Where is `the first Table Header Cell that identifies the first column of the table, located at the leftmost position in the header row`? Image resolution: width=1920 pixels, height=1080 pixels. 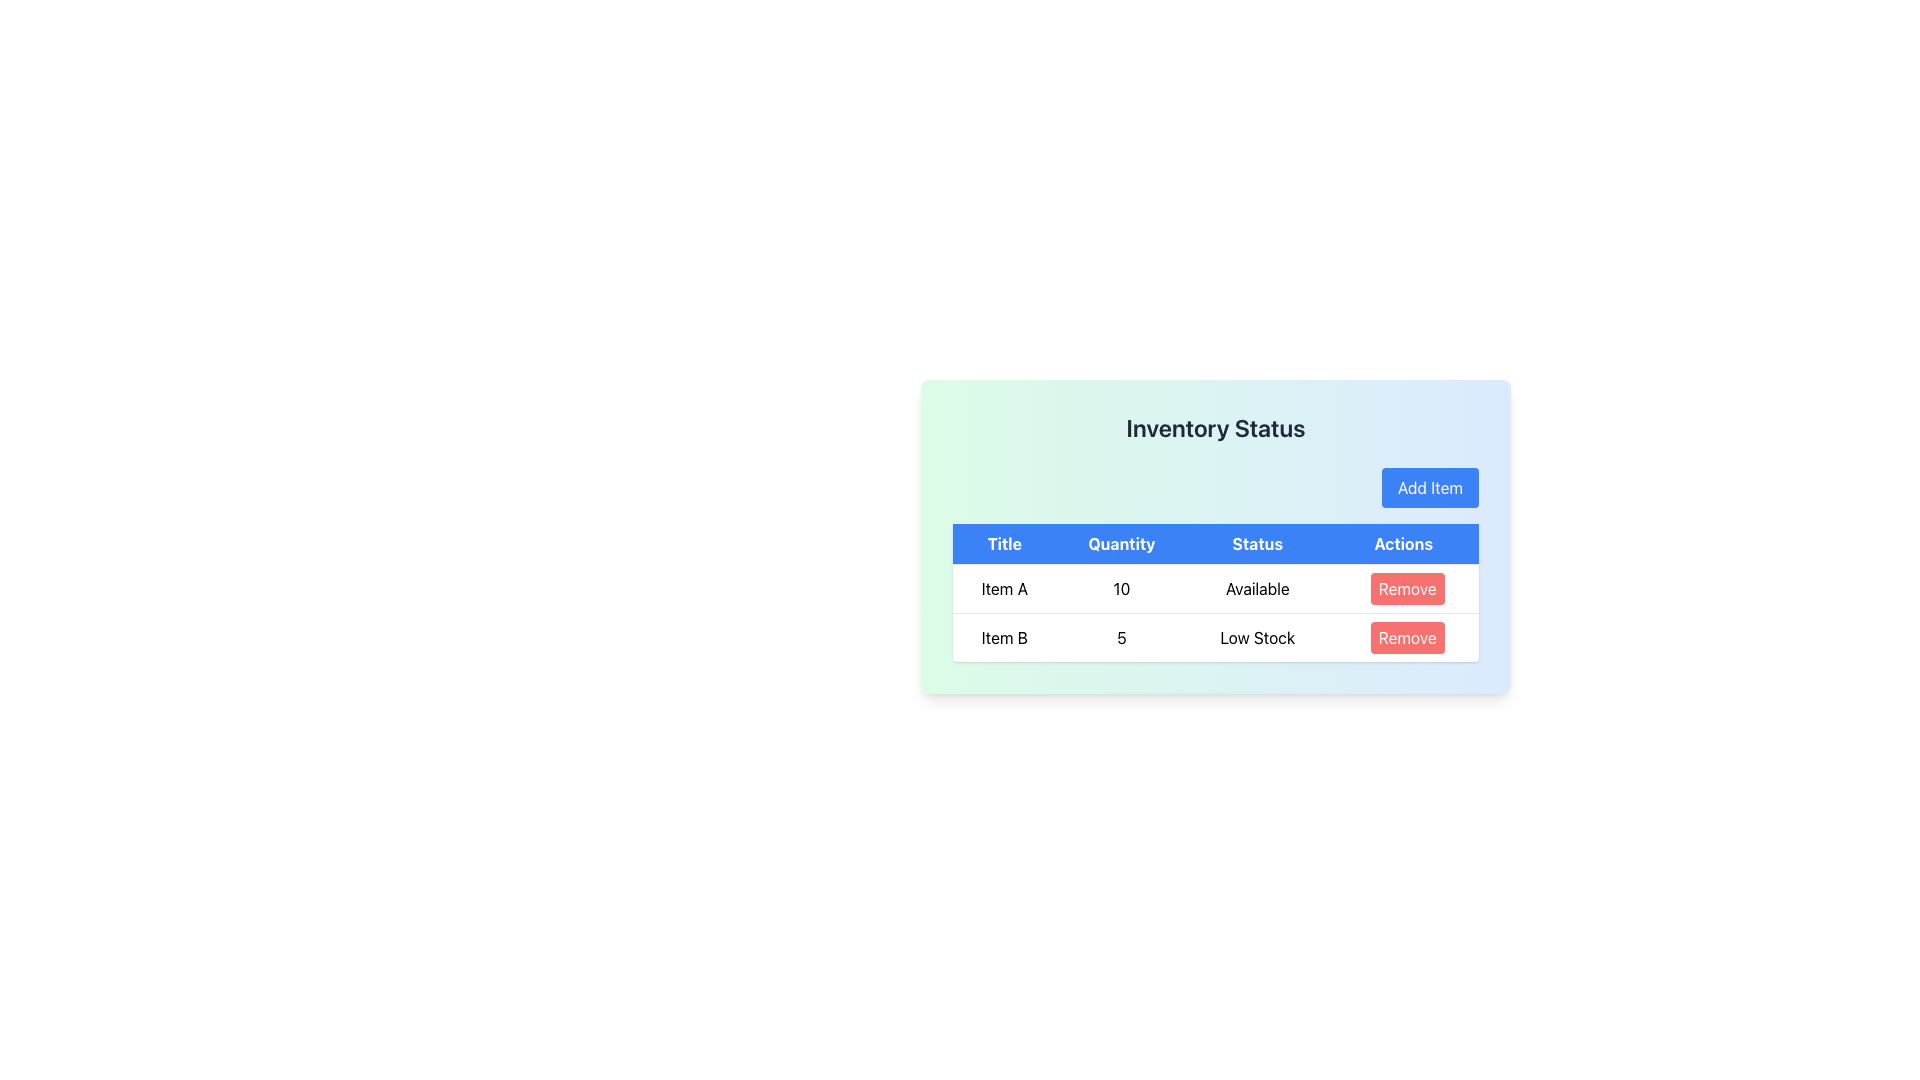
the first Table Header Cell that identifies the first column of the table, located at the leftmost position in the header row is located at coordinates (1004, 544).